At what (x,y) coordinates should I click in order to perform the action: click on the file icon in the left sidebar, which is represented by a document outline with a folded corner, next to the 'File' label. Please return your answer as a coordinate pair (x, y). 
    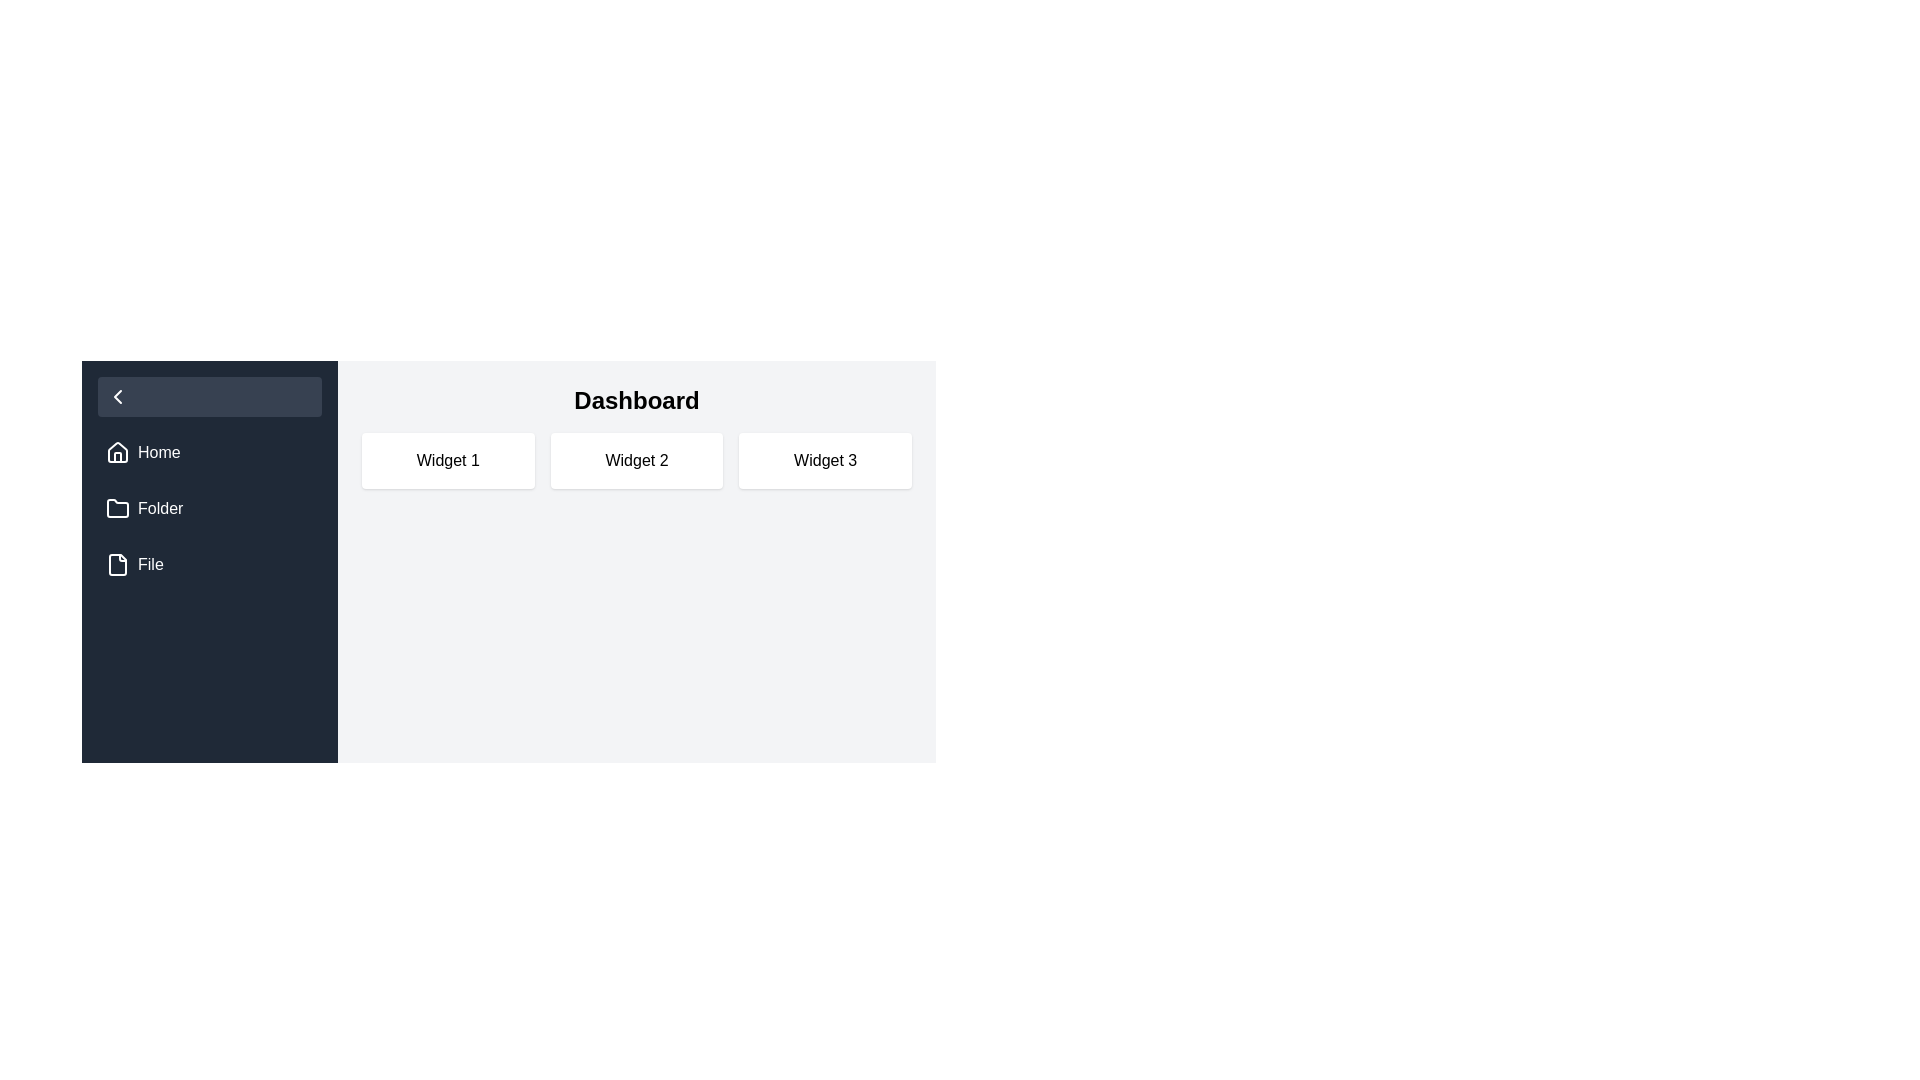
    Looking at the image, I should click on (117, 564).